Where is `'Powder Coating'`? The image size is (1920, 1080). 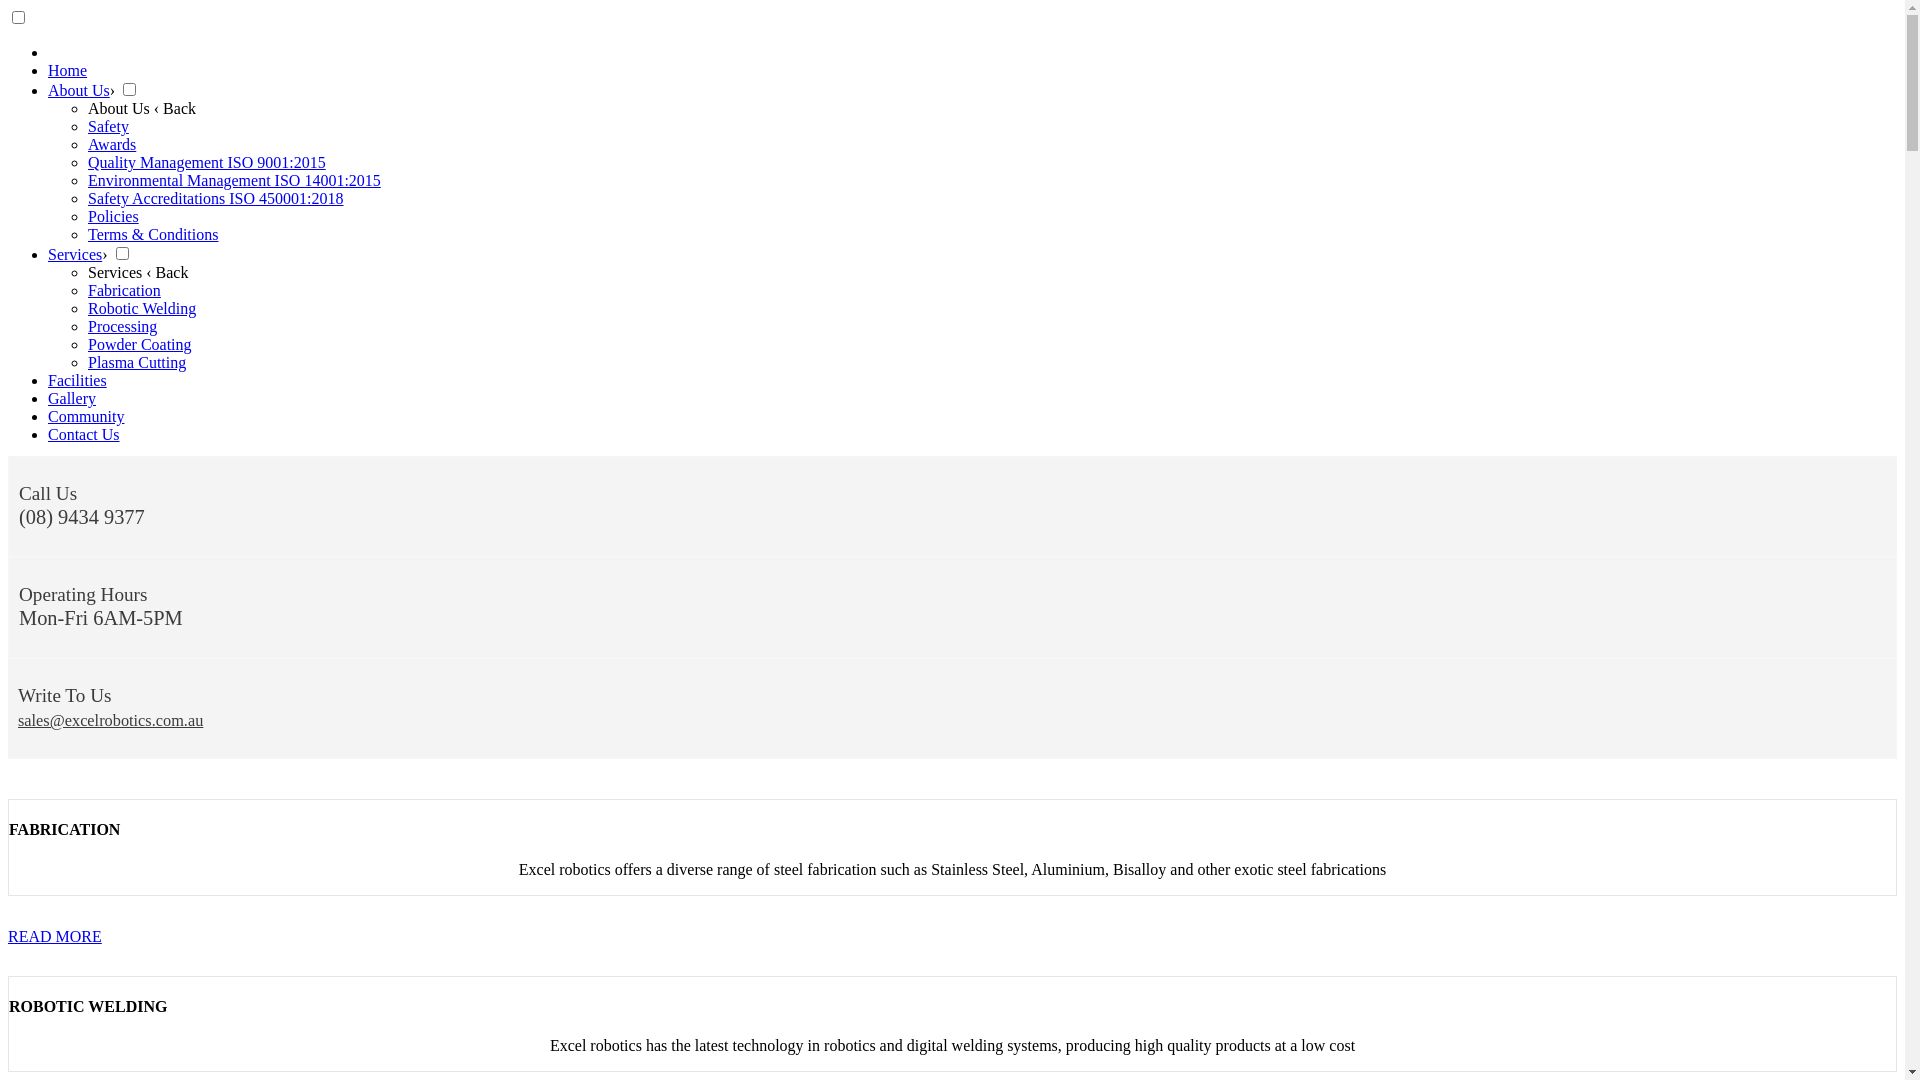 'Powder Coating' is located at coordinates (138, 343).